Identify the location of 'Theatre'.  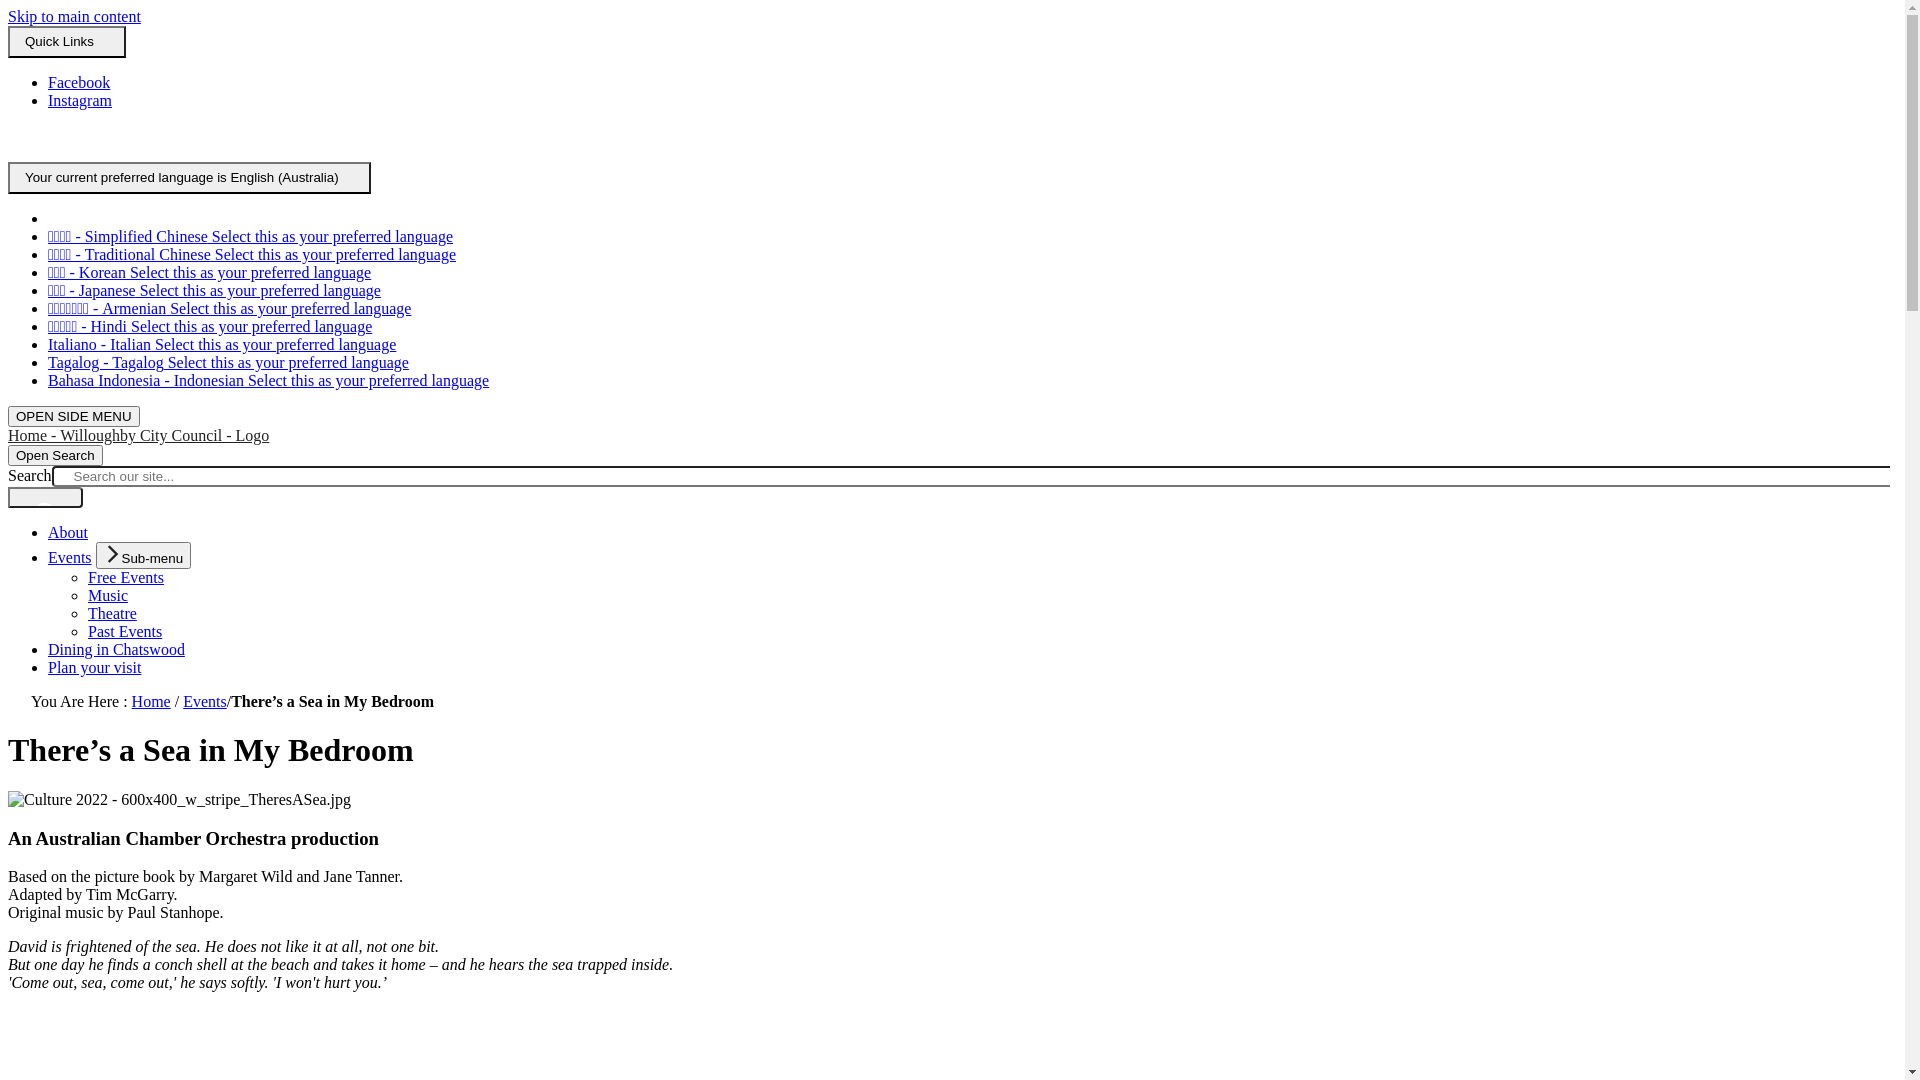
(111, 612).